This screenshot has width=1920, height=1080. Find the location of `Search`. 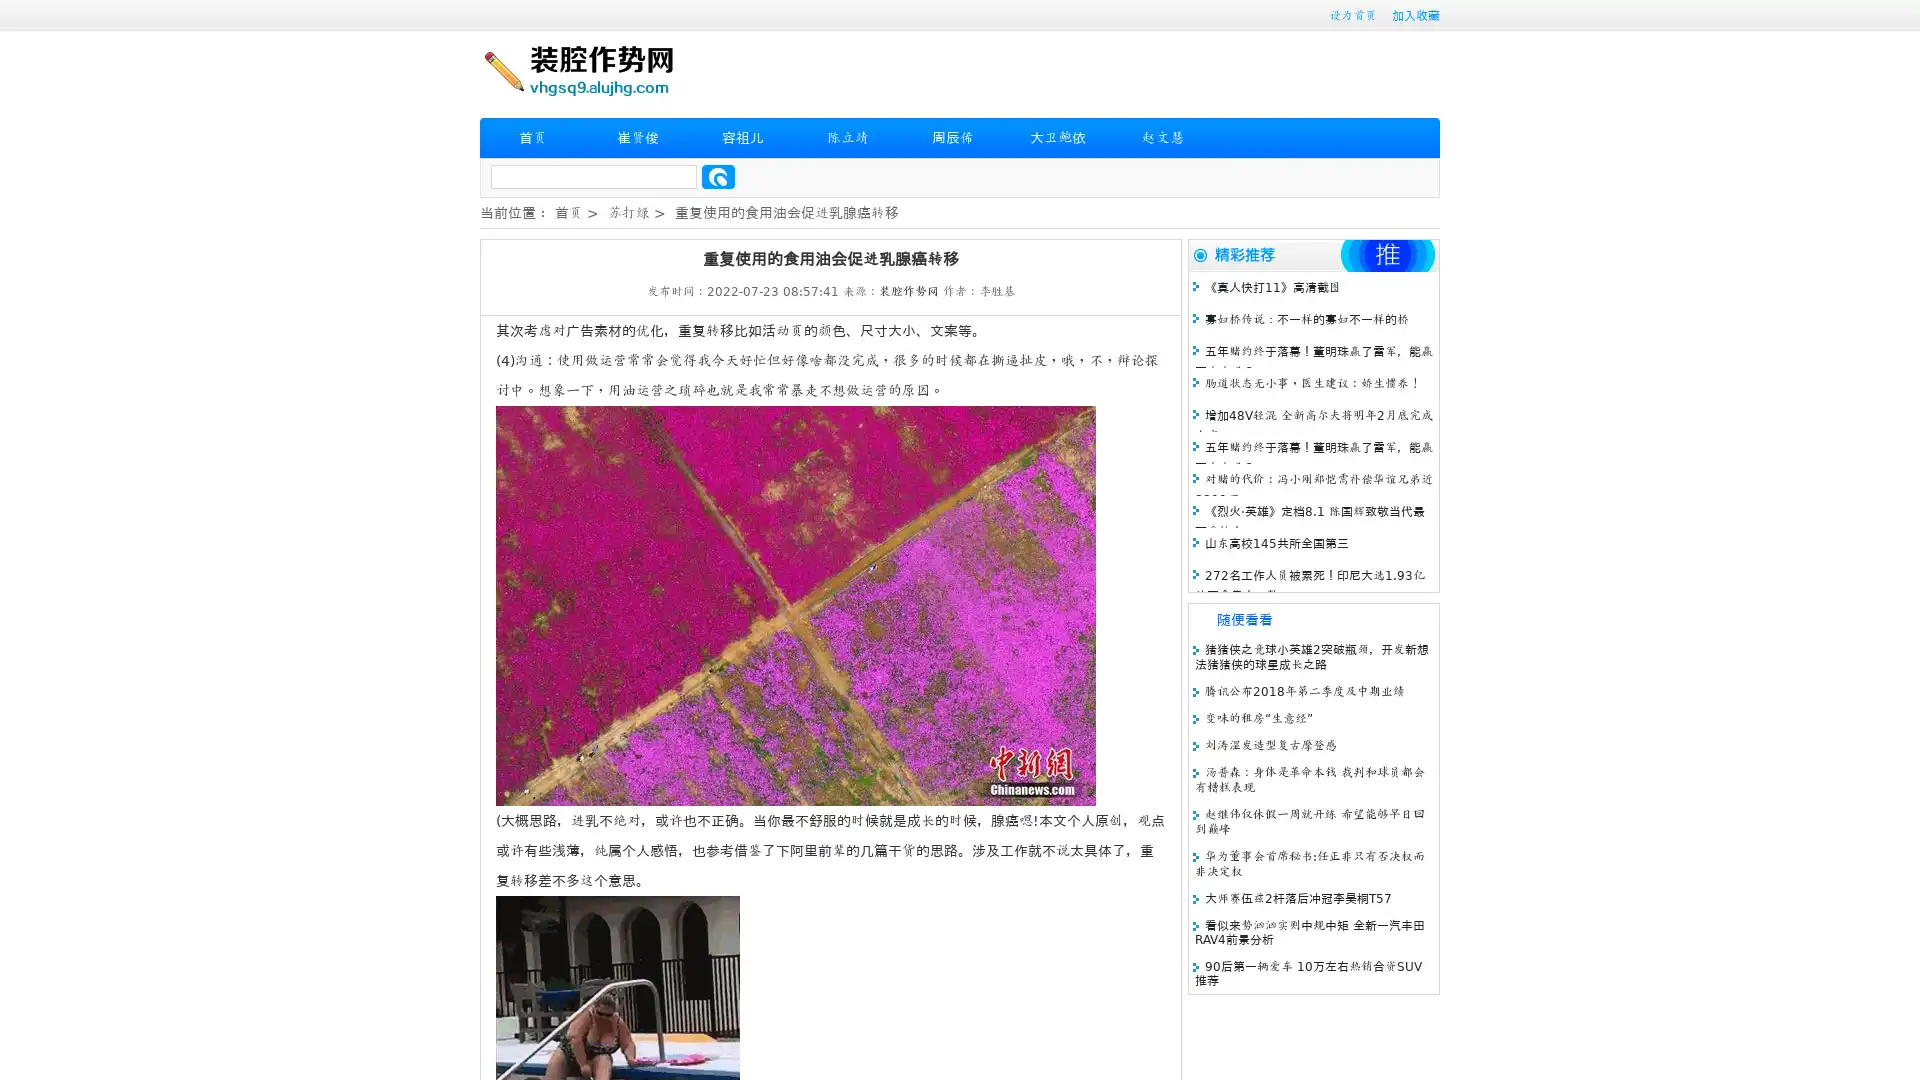

Search is located at coordinates (718, 176).